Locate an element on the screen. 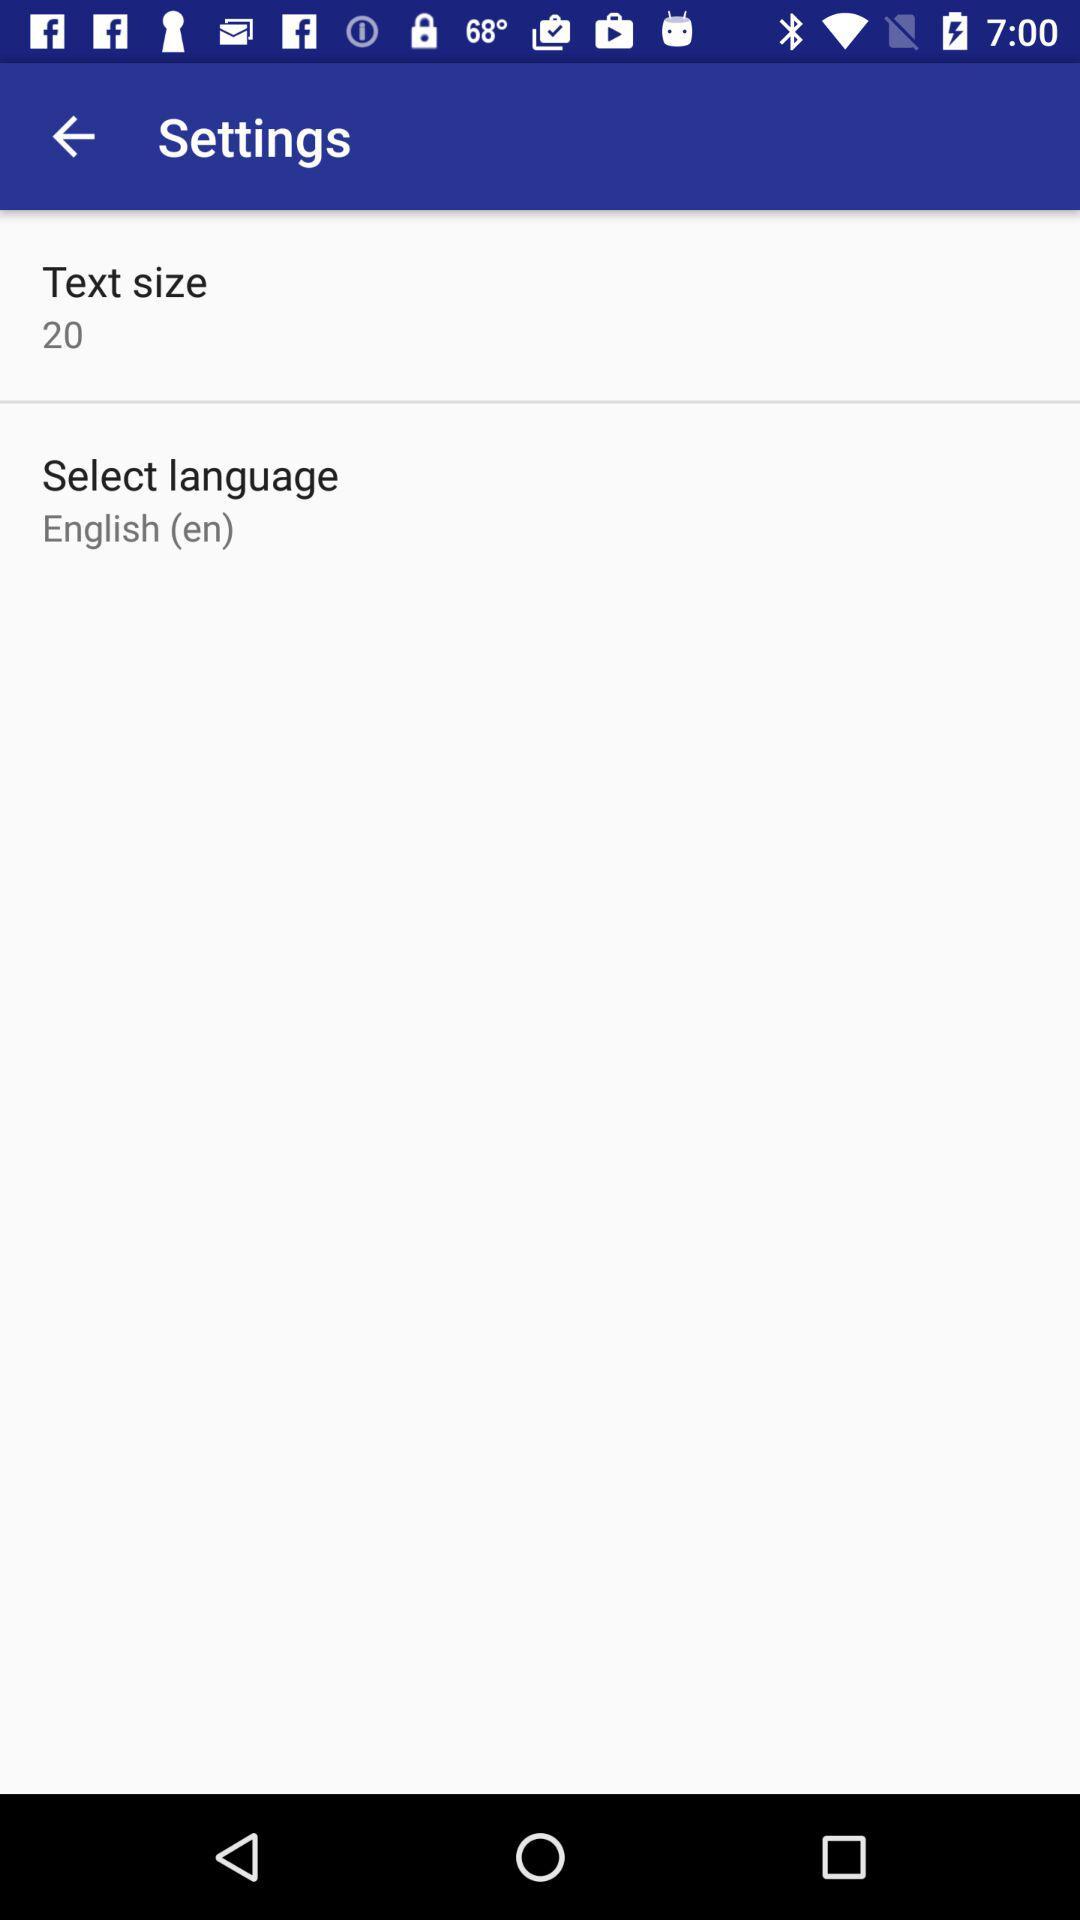 This screenshot has height=1920, width=1080. the select language icon is located at coordinates (190, 473).